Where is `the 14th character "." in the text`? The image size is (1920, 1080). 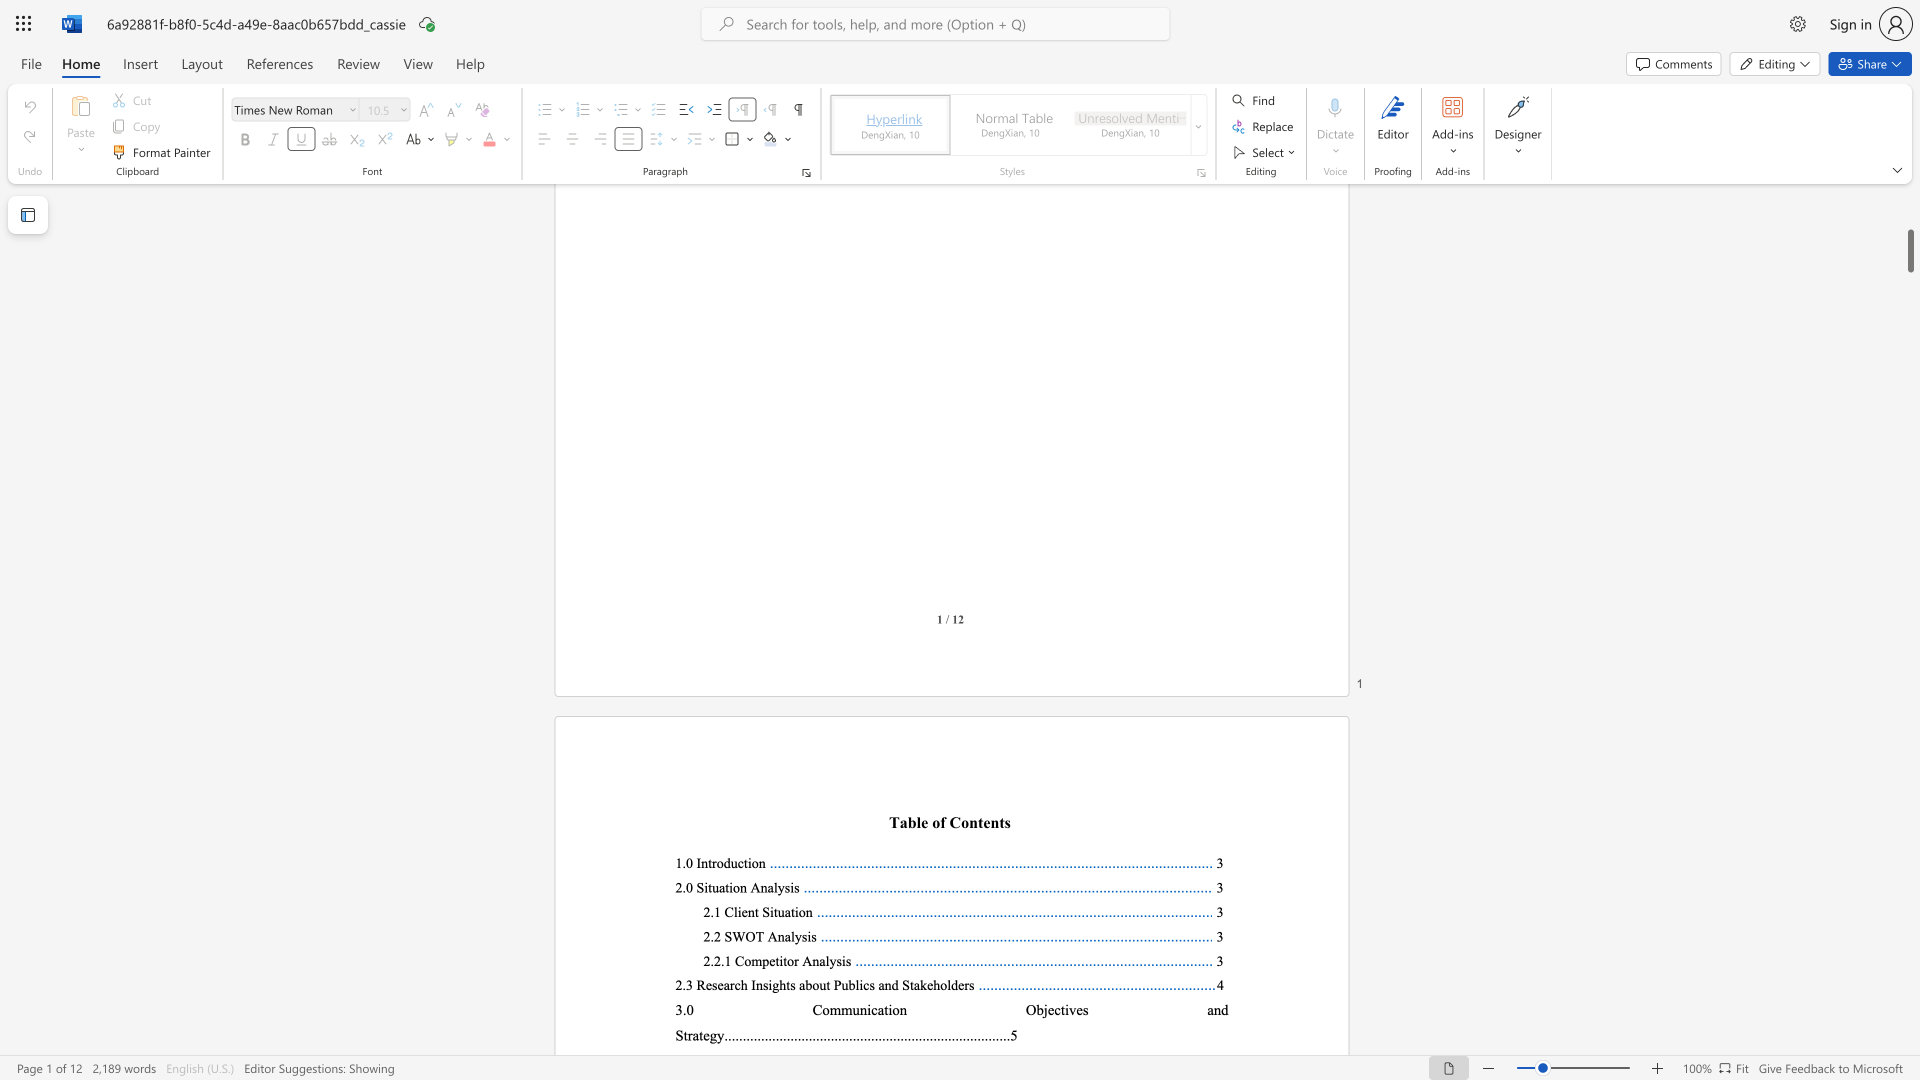
the 14th character "." in the text is located at coordinates (772, 1035).